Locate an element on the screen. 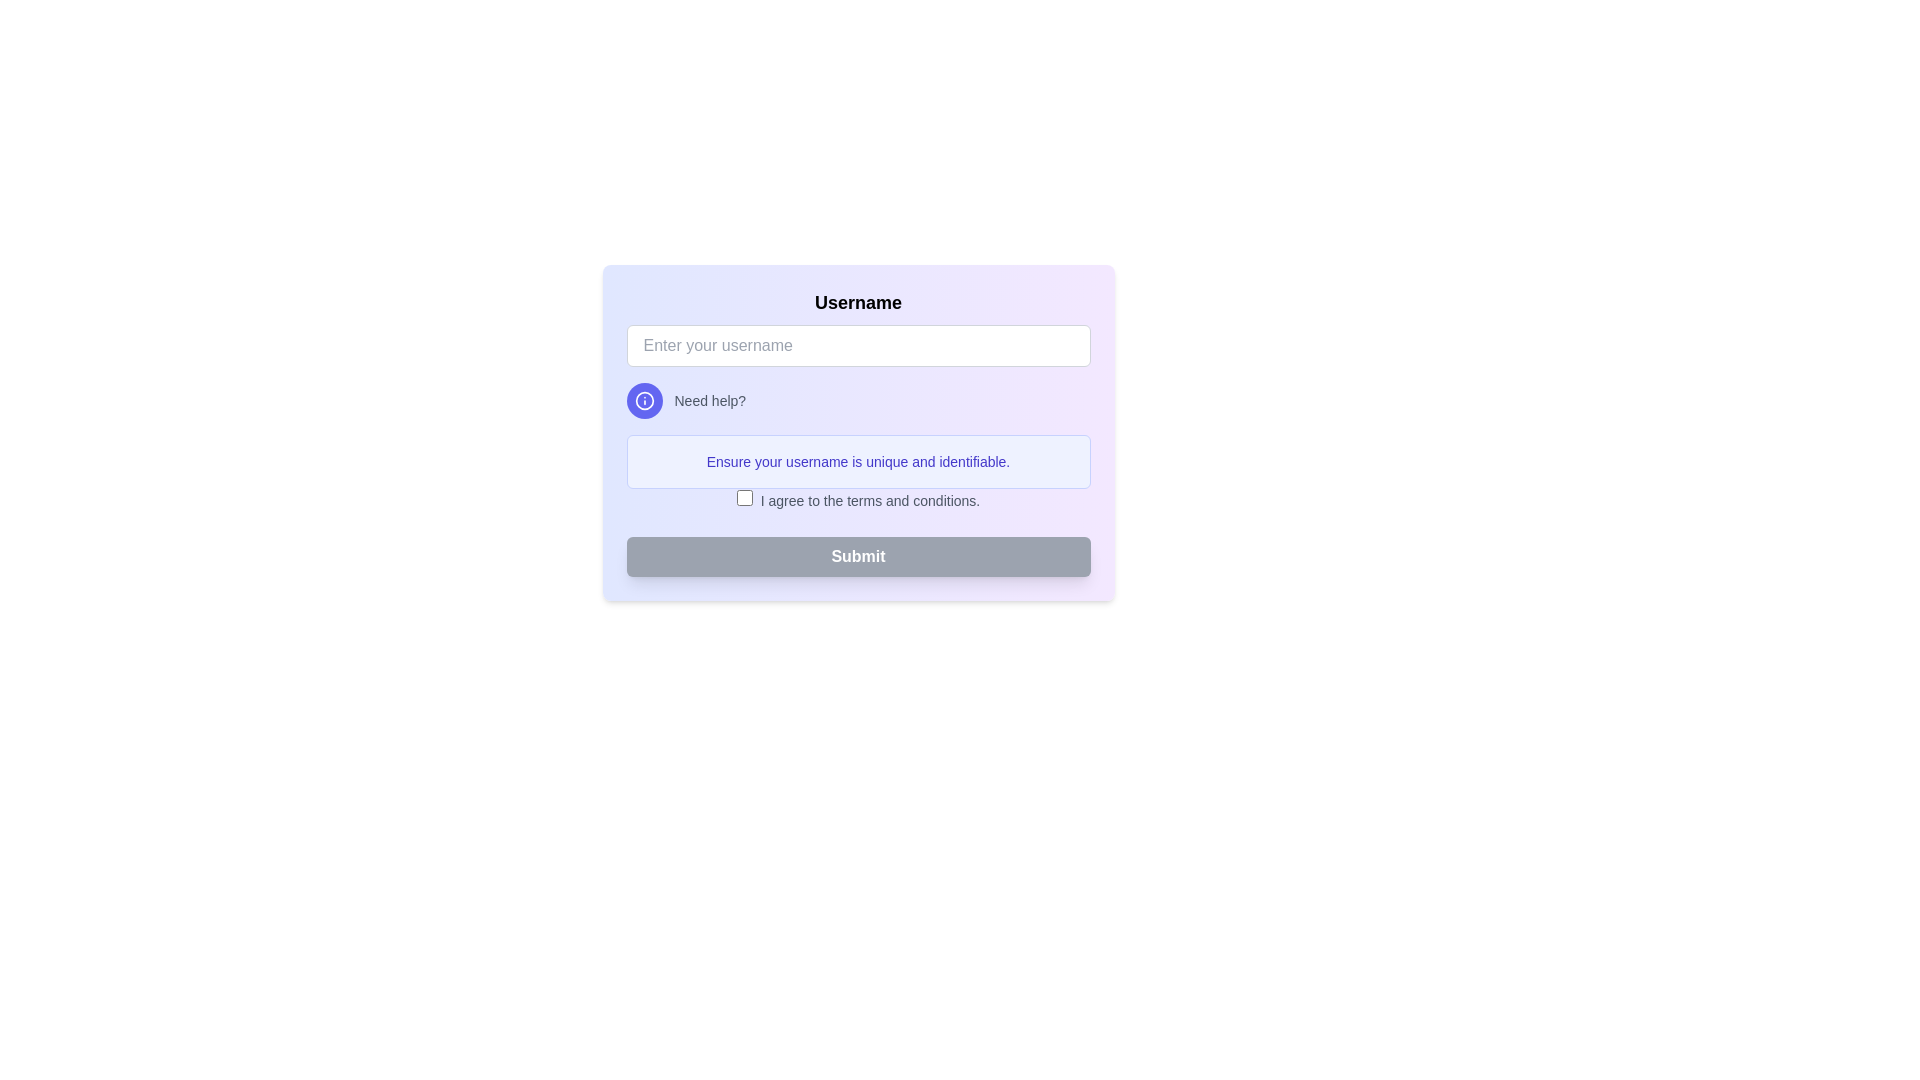 The height and width of the screenshot is (1080, 1920). the text label that reads 'I agree to the terms and conditions.' located to the right of a small checkbox in the bottom section of a form interface is located at coordinates (870, 500).